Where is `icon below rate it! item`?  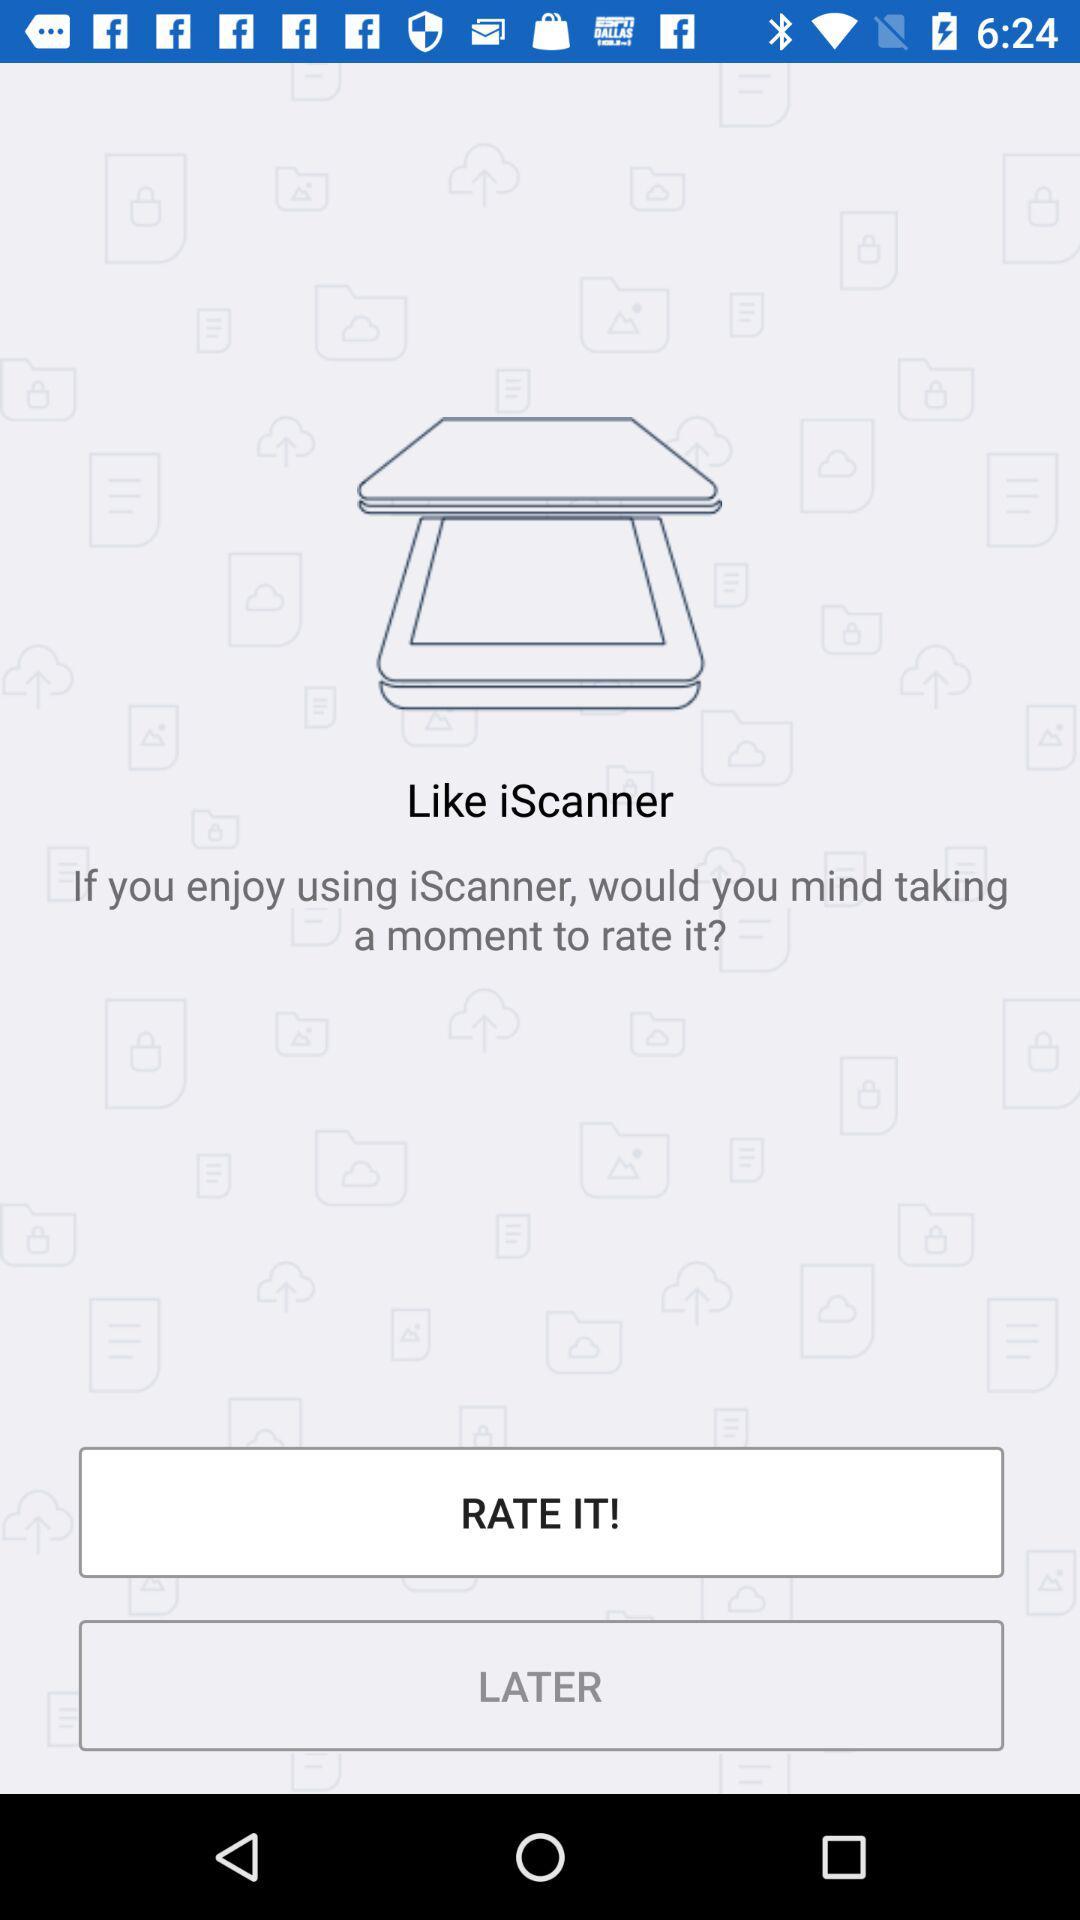 icon below rate it! item is located at coordinates (540, 1684).